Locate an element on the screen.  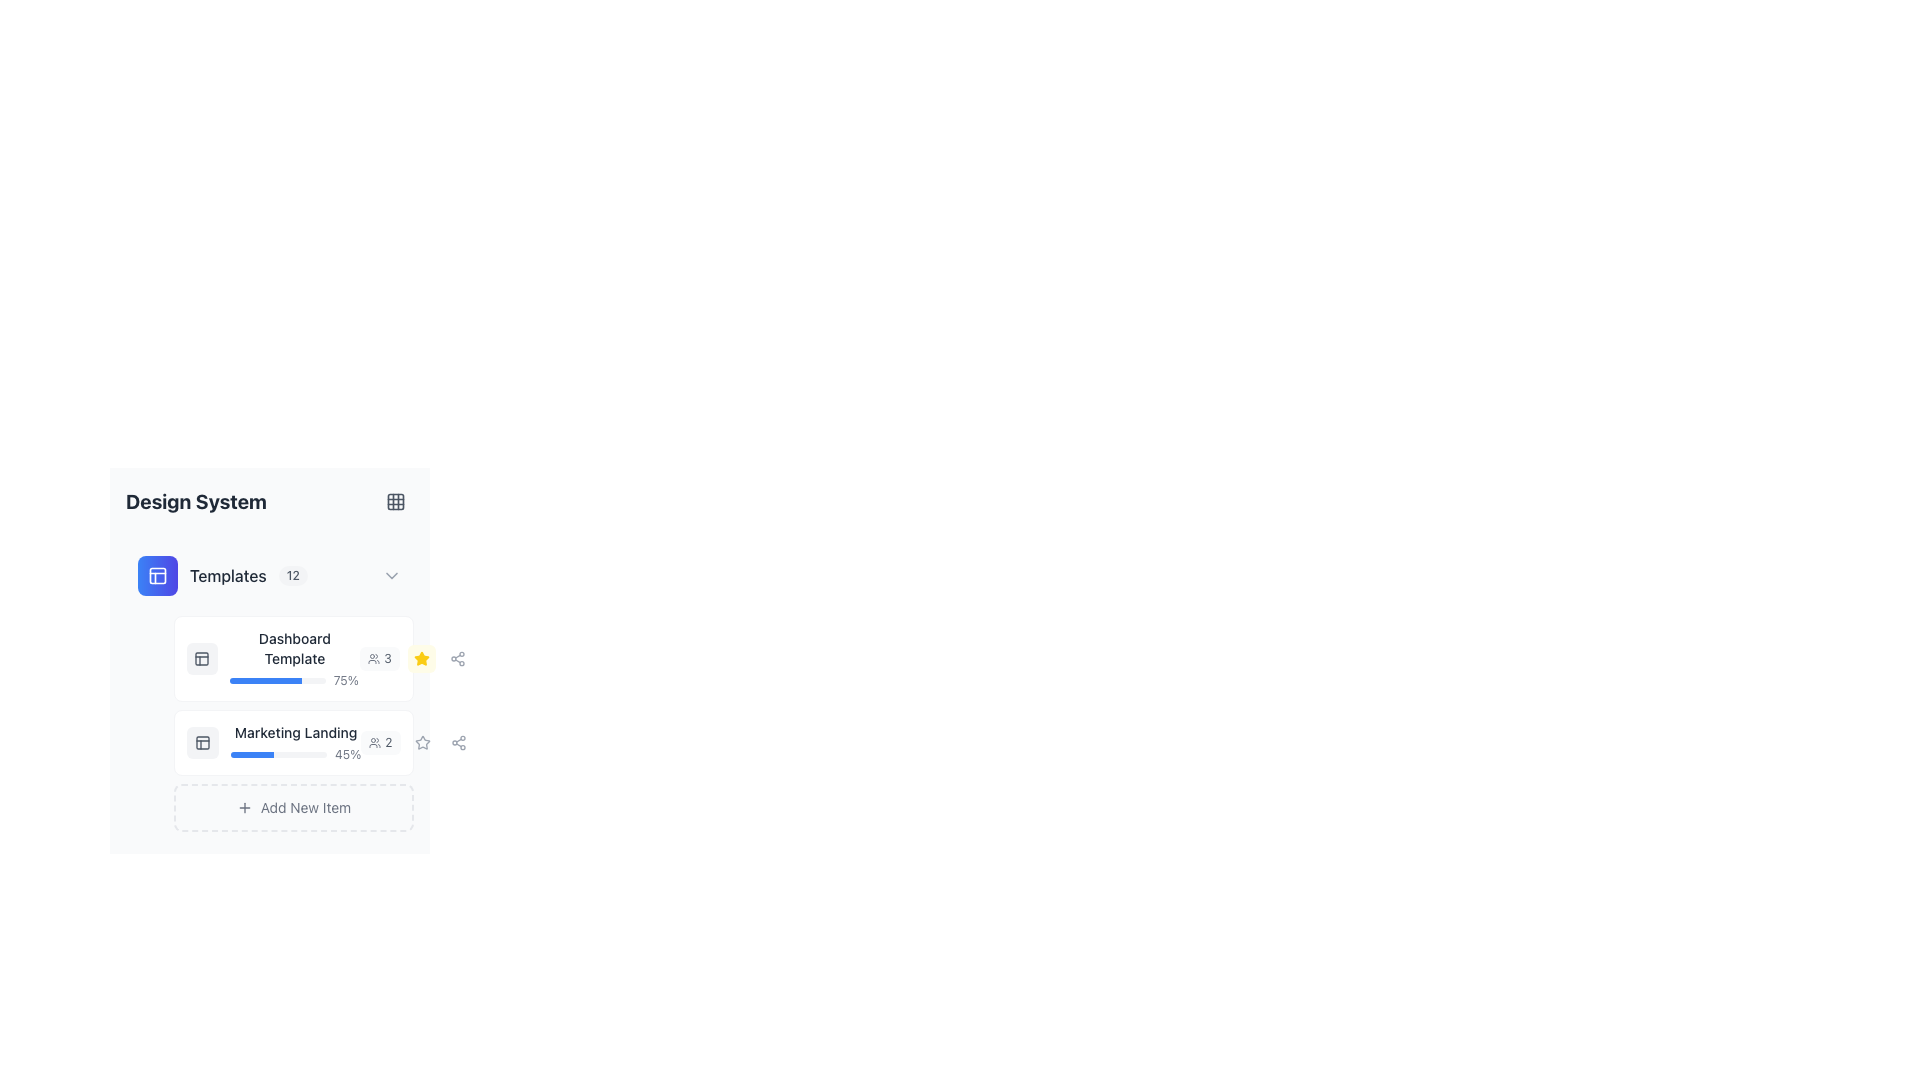
the Expandable Indicator Icon located to the right end of the 'Templates' label row is located at coordinates (392, 575).